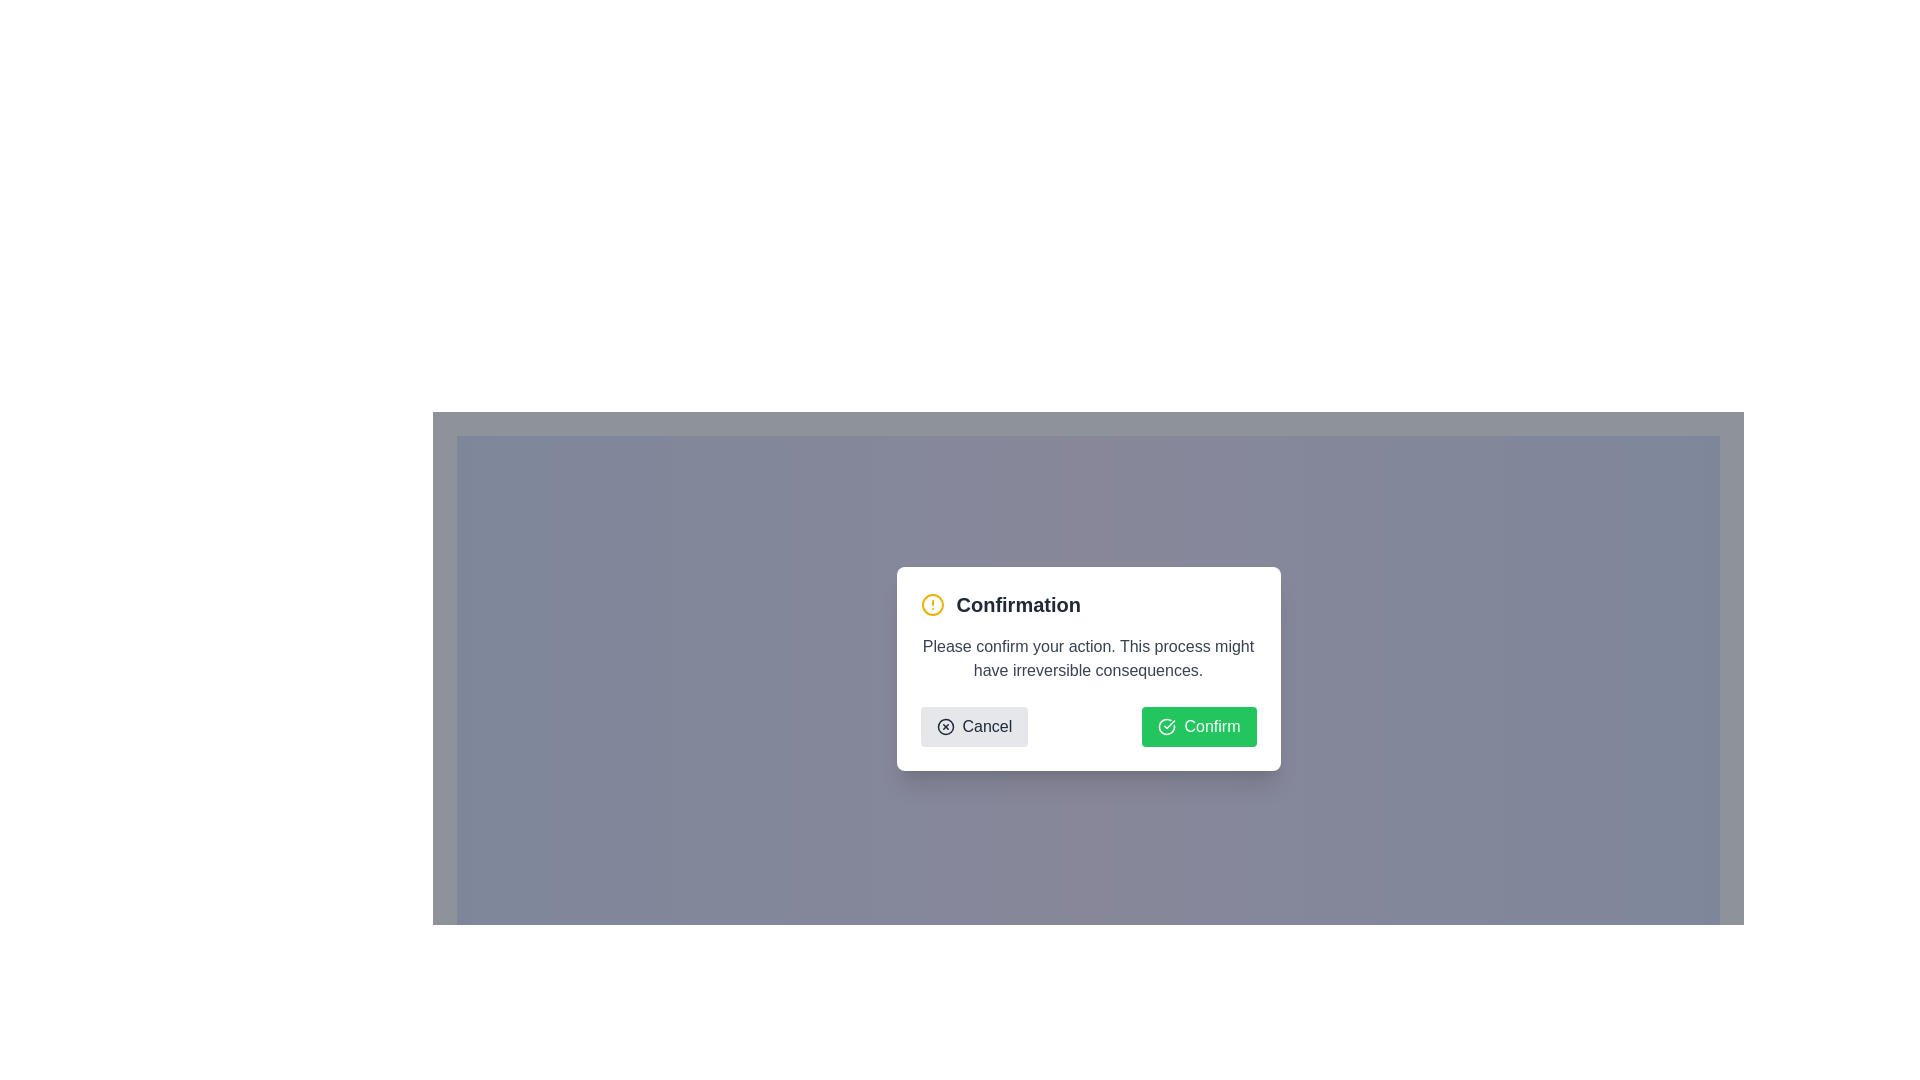 The width and height of the screenshot is (1920, 1080). I want to click on the circular caution icon with a yellow border and an exclamation symbol, which is located to the left of the bold 'Confirmation' text in the title bar of the dialog box, so click(931, 603).